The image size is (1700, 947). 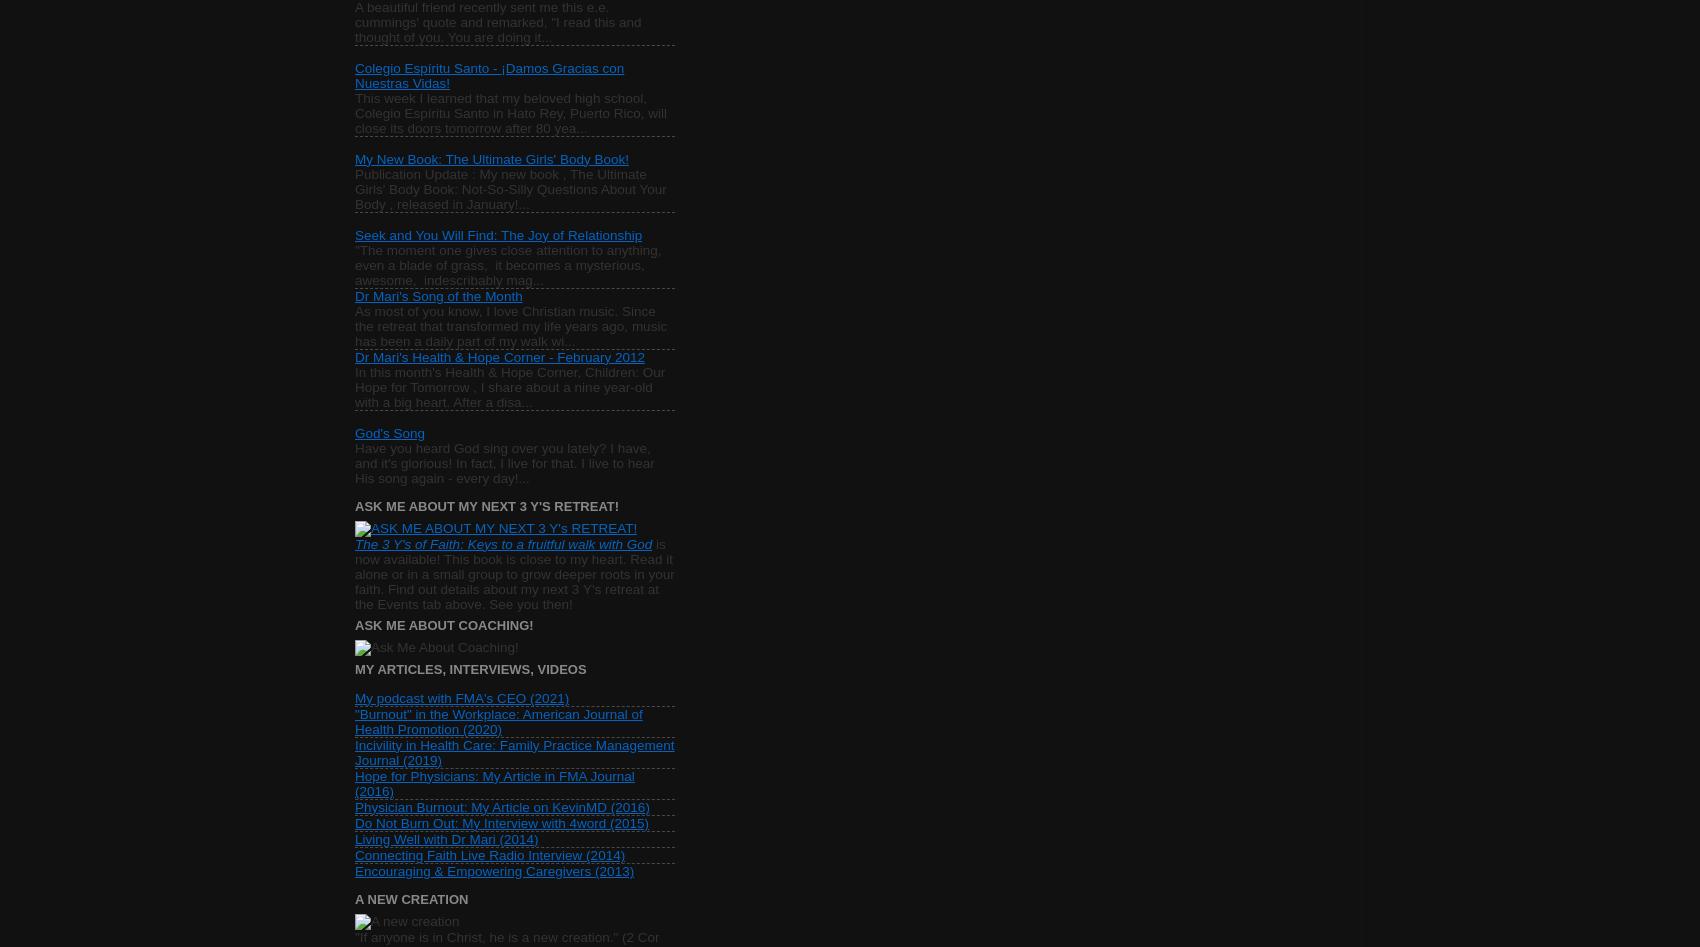 I want to click on 'Living Well with Dr Mari (2014)', so click(x=446, y=838).